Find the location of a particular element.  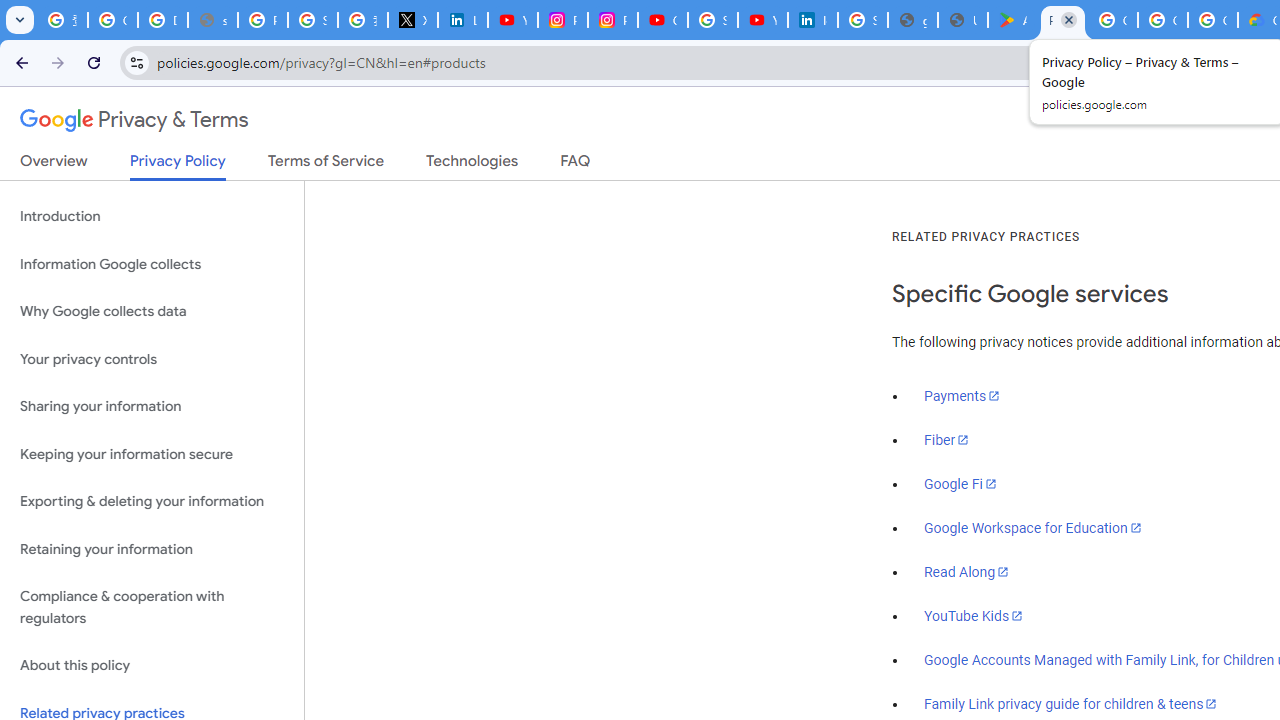

'Keeping your information secure' is located at coordinates (151, 454).